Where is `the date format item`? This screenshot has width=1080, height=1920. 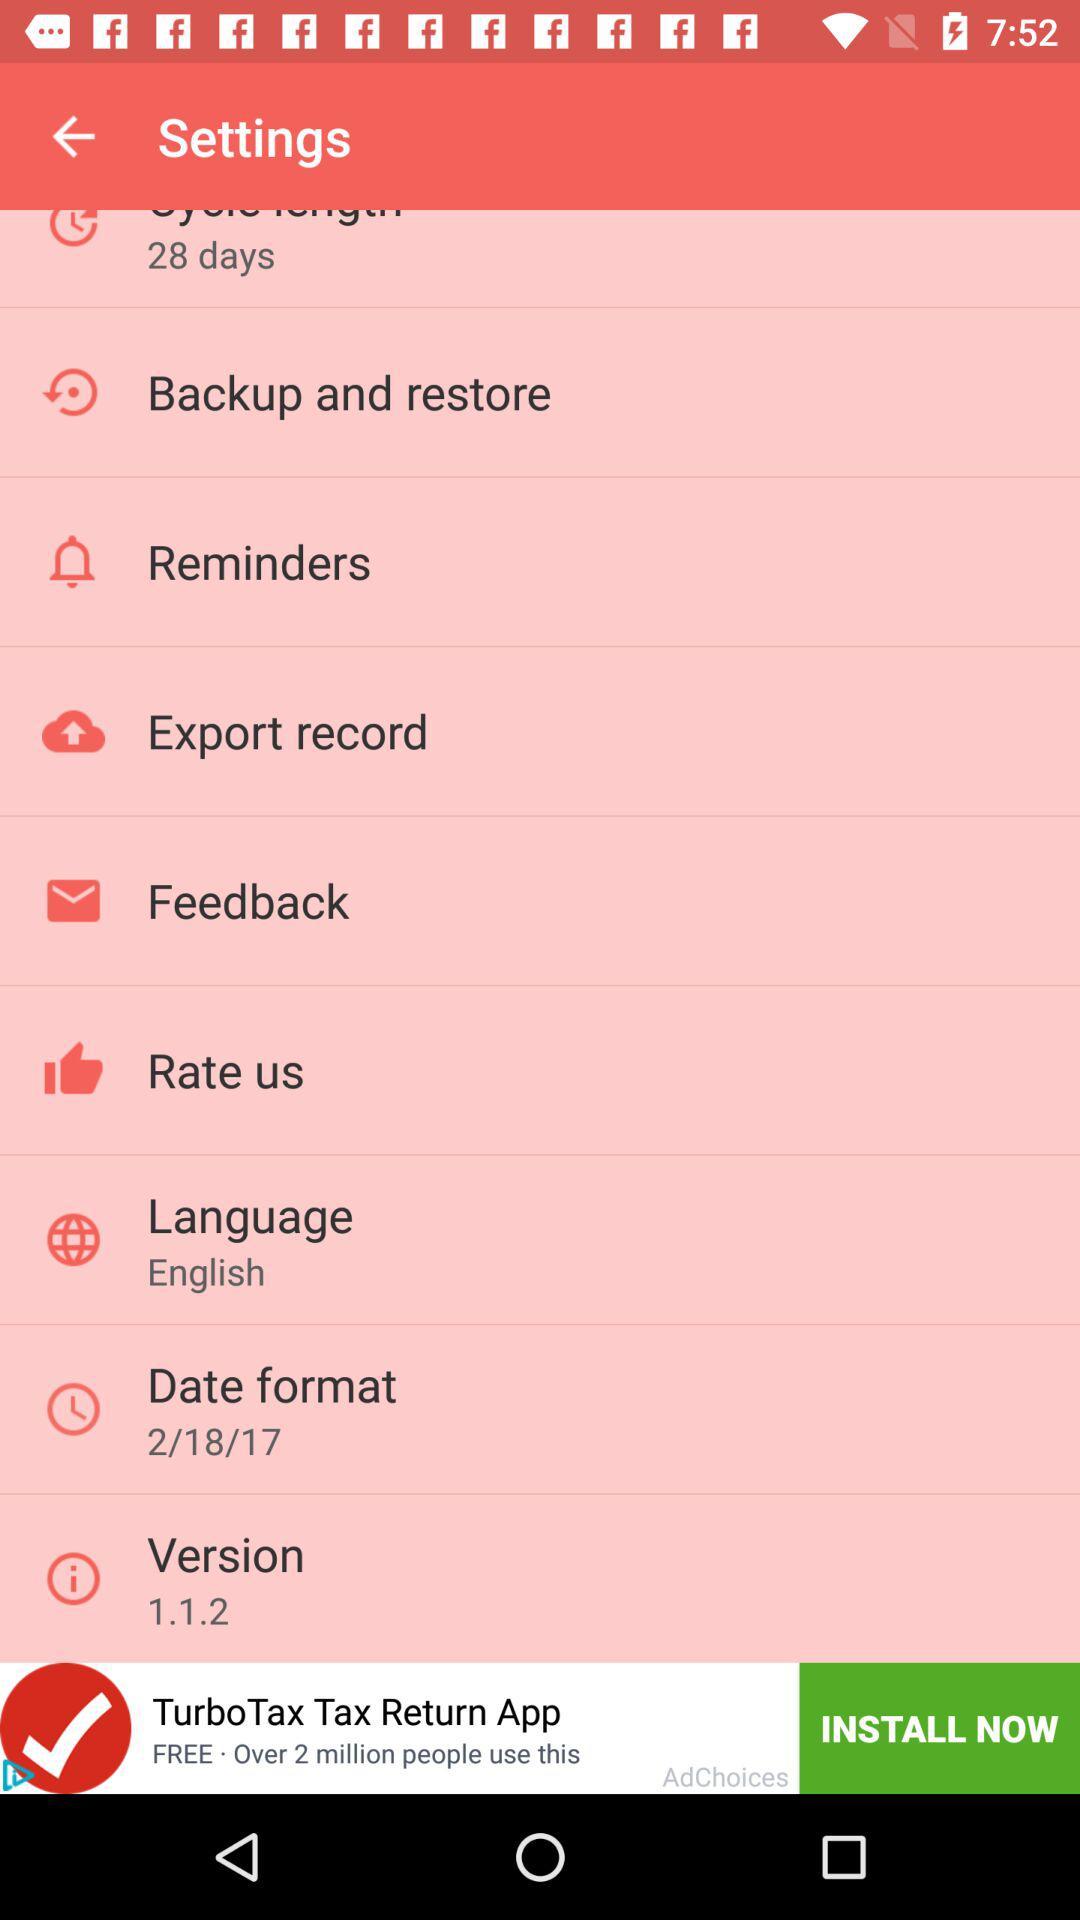 the date format item is located at coordinates (272, 1383).